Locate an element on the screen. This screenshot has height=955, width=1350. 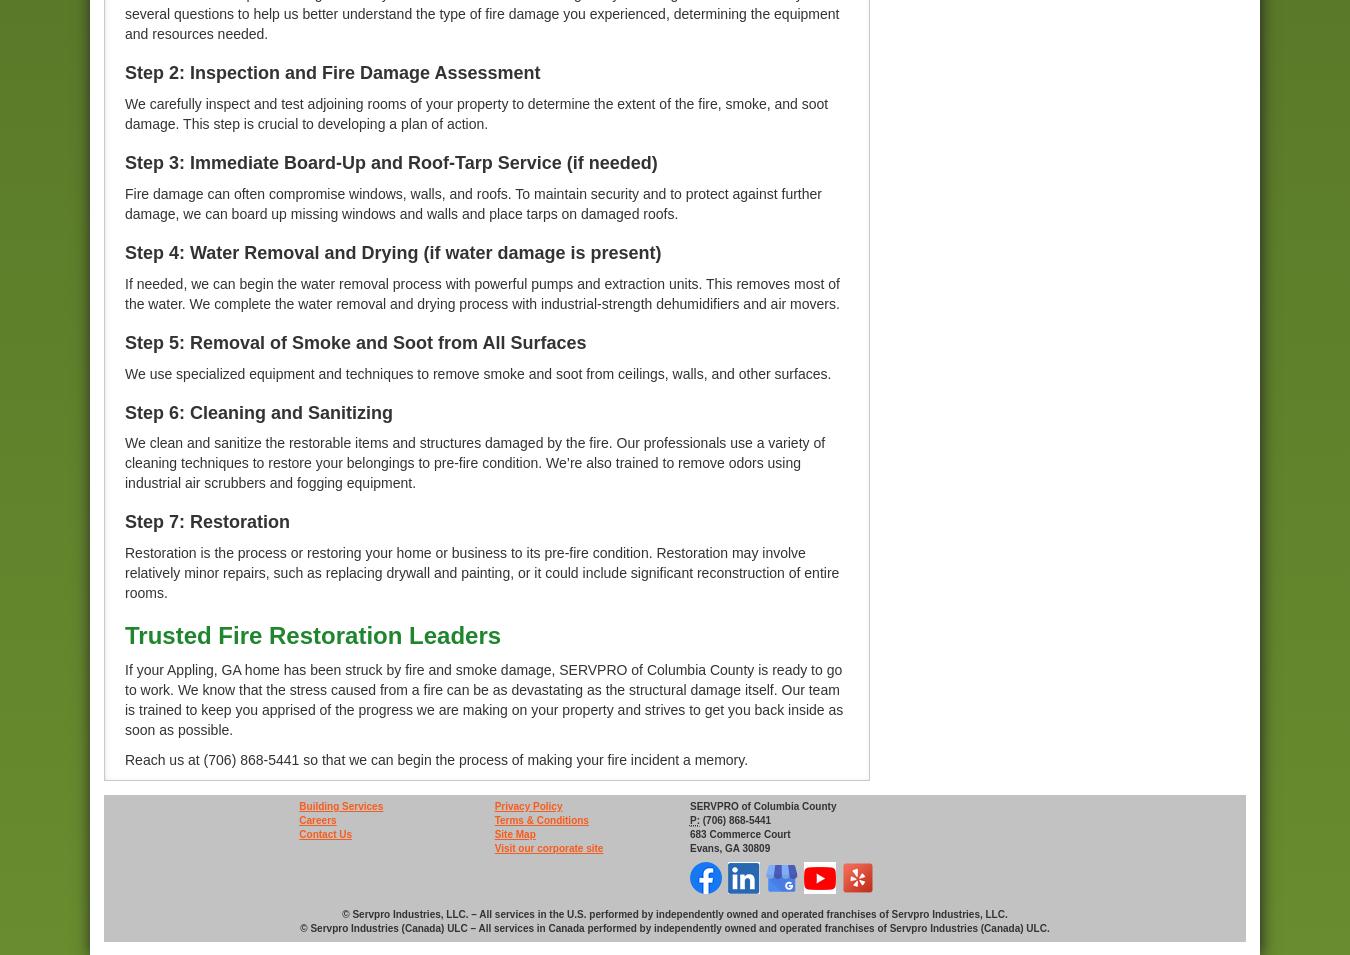
'© Servpro Industries, LLC. – All services in the U.S. performed by independently owned and operated franchises of Servpro Industries, LLC.' is located at coordinates (674, 914).